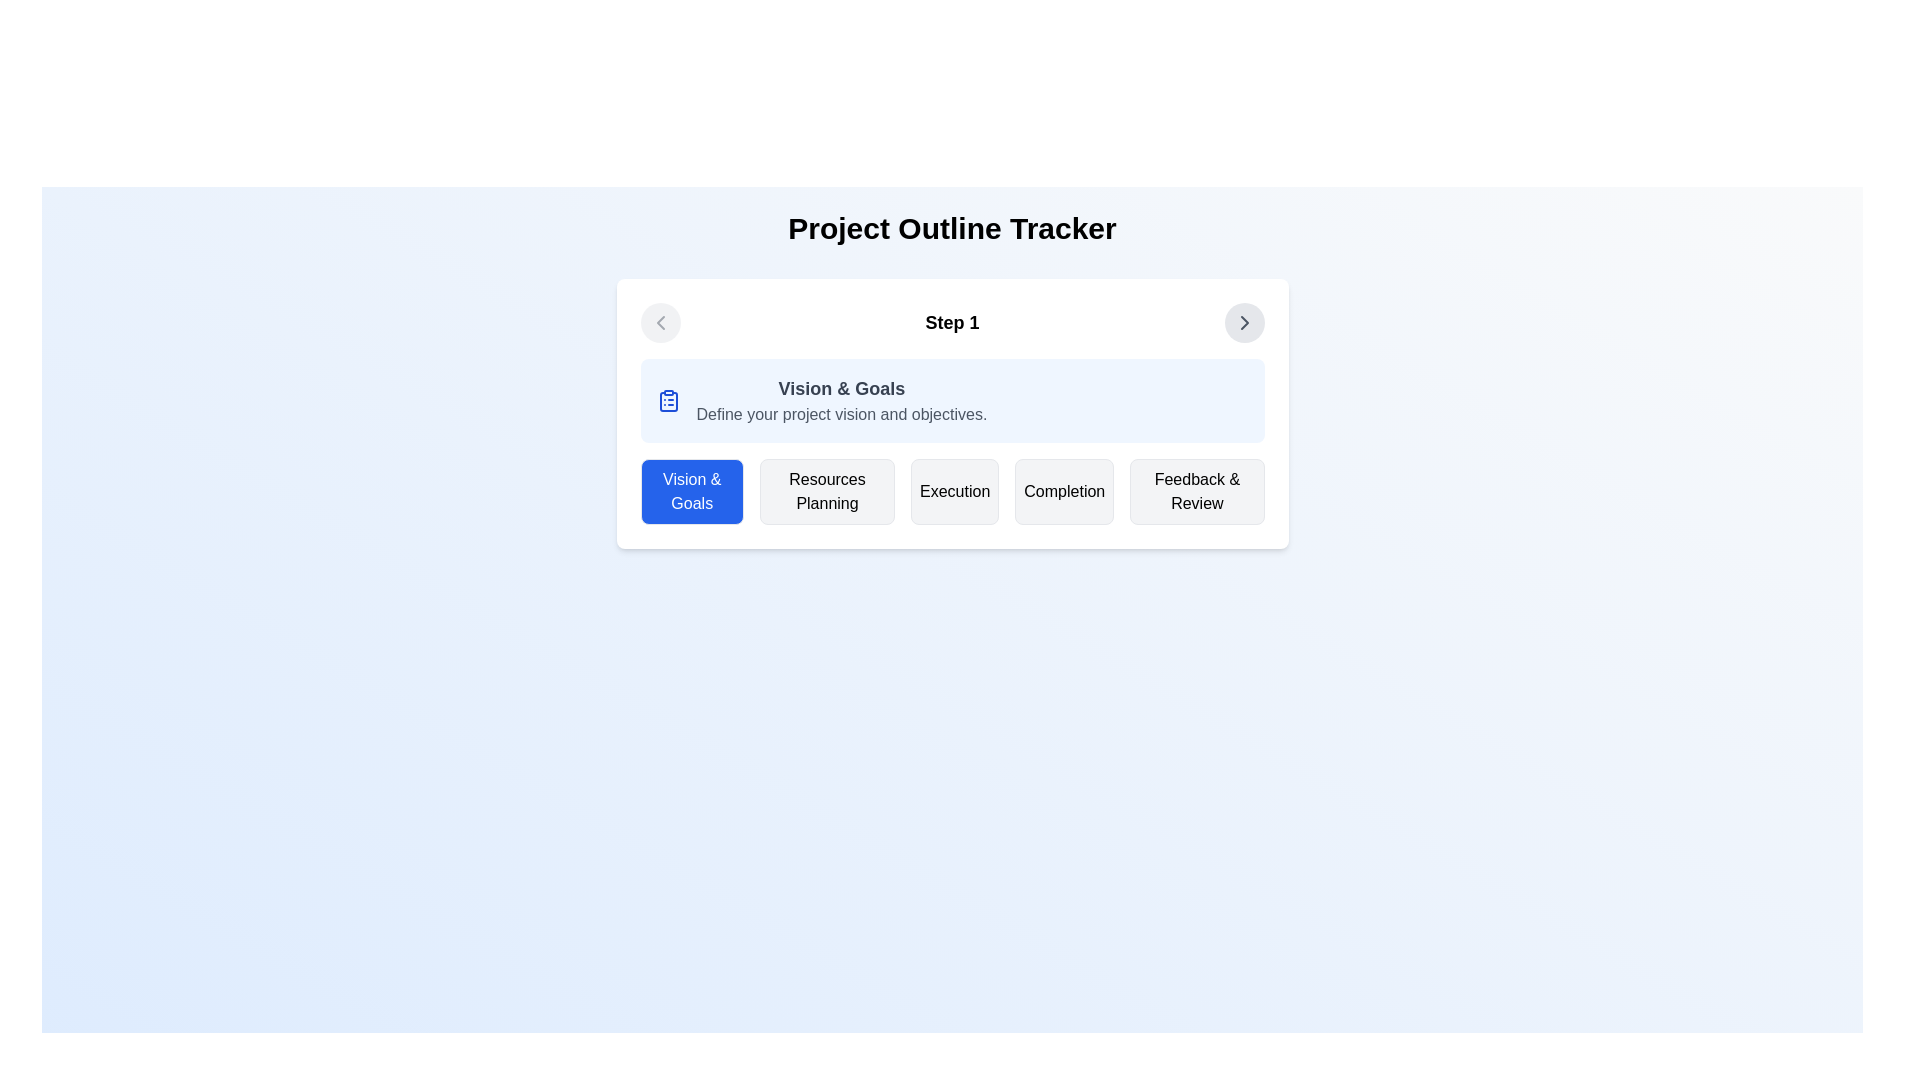 This screenshot has width=1920, height=1080. What do you see at coordinates (660, 322) in the screenshot?
I see `the circular icon button on the left side of the header bar labeled 'Step 1'` at bounding box center [660, 322].